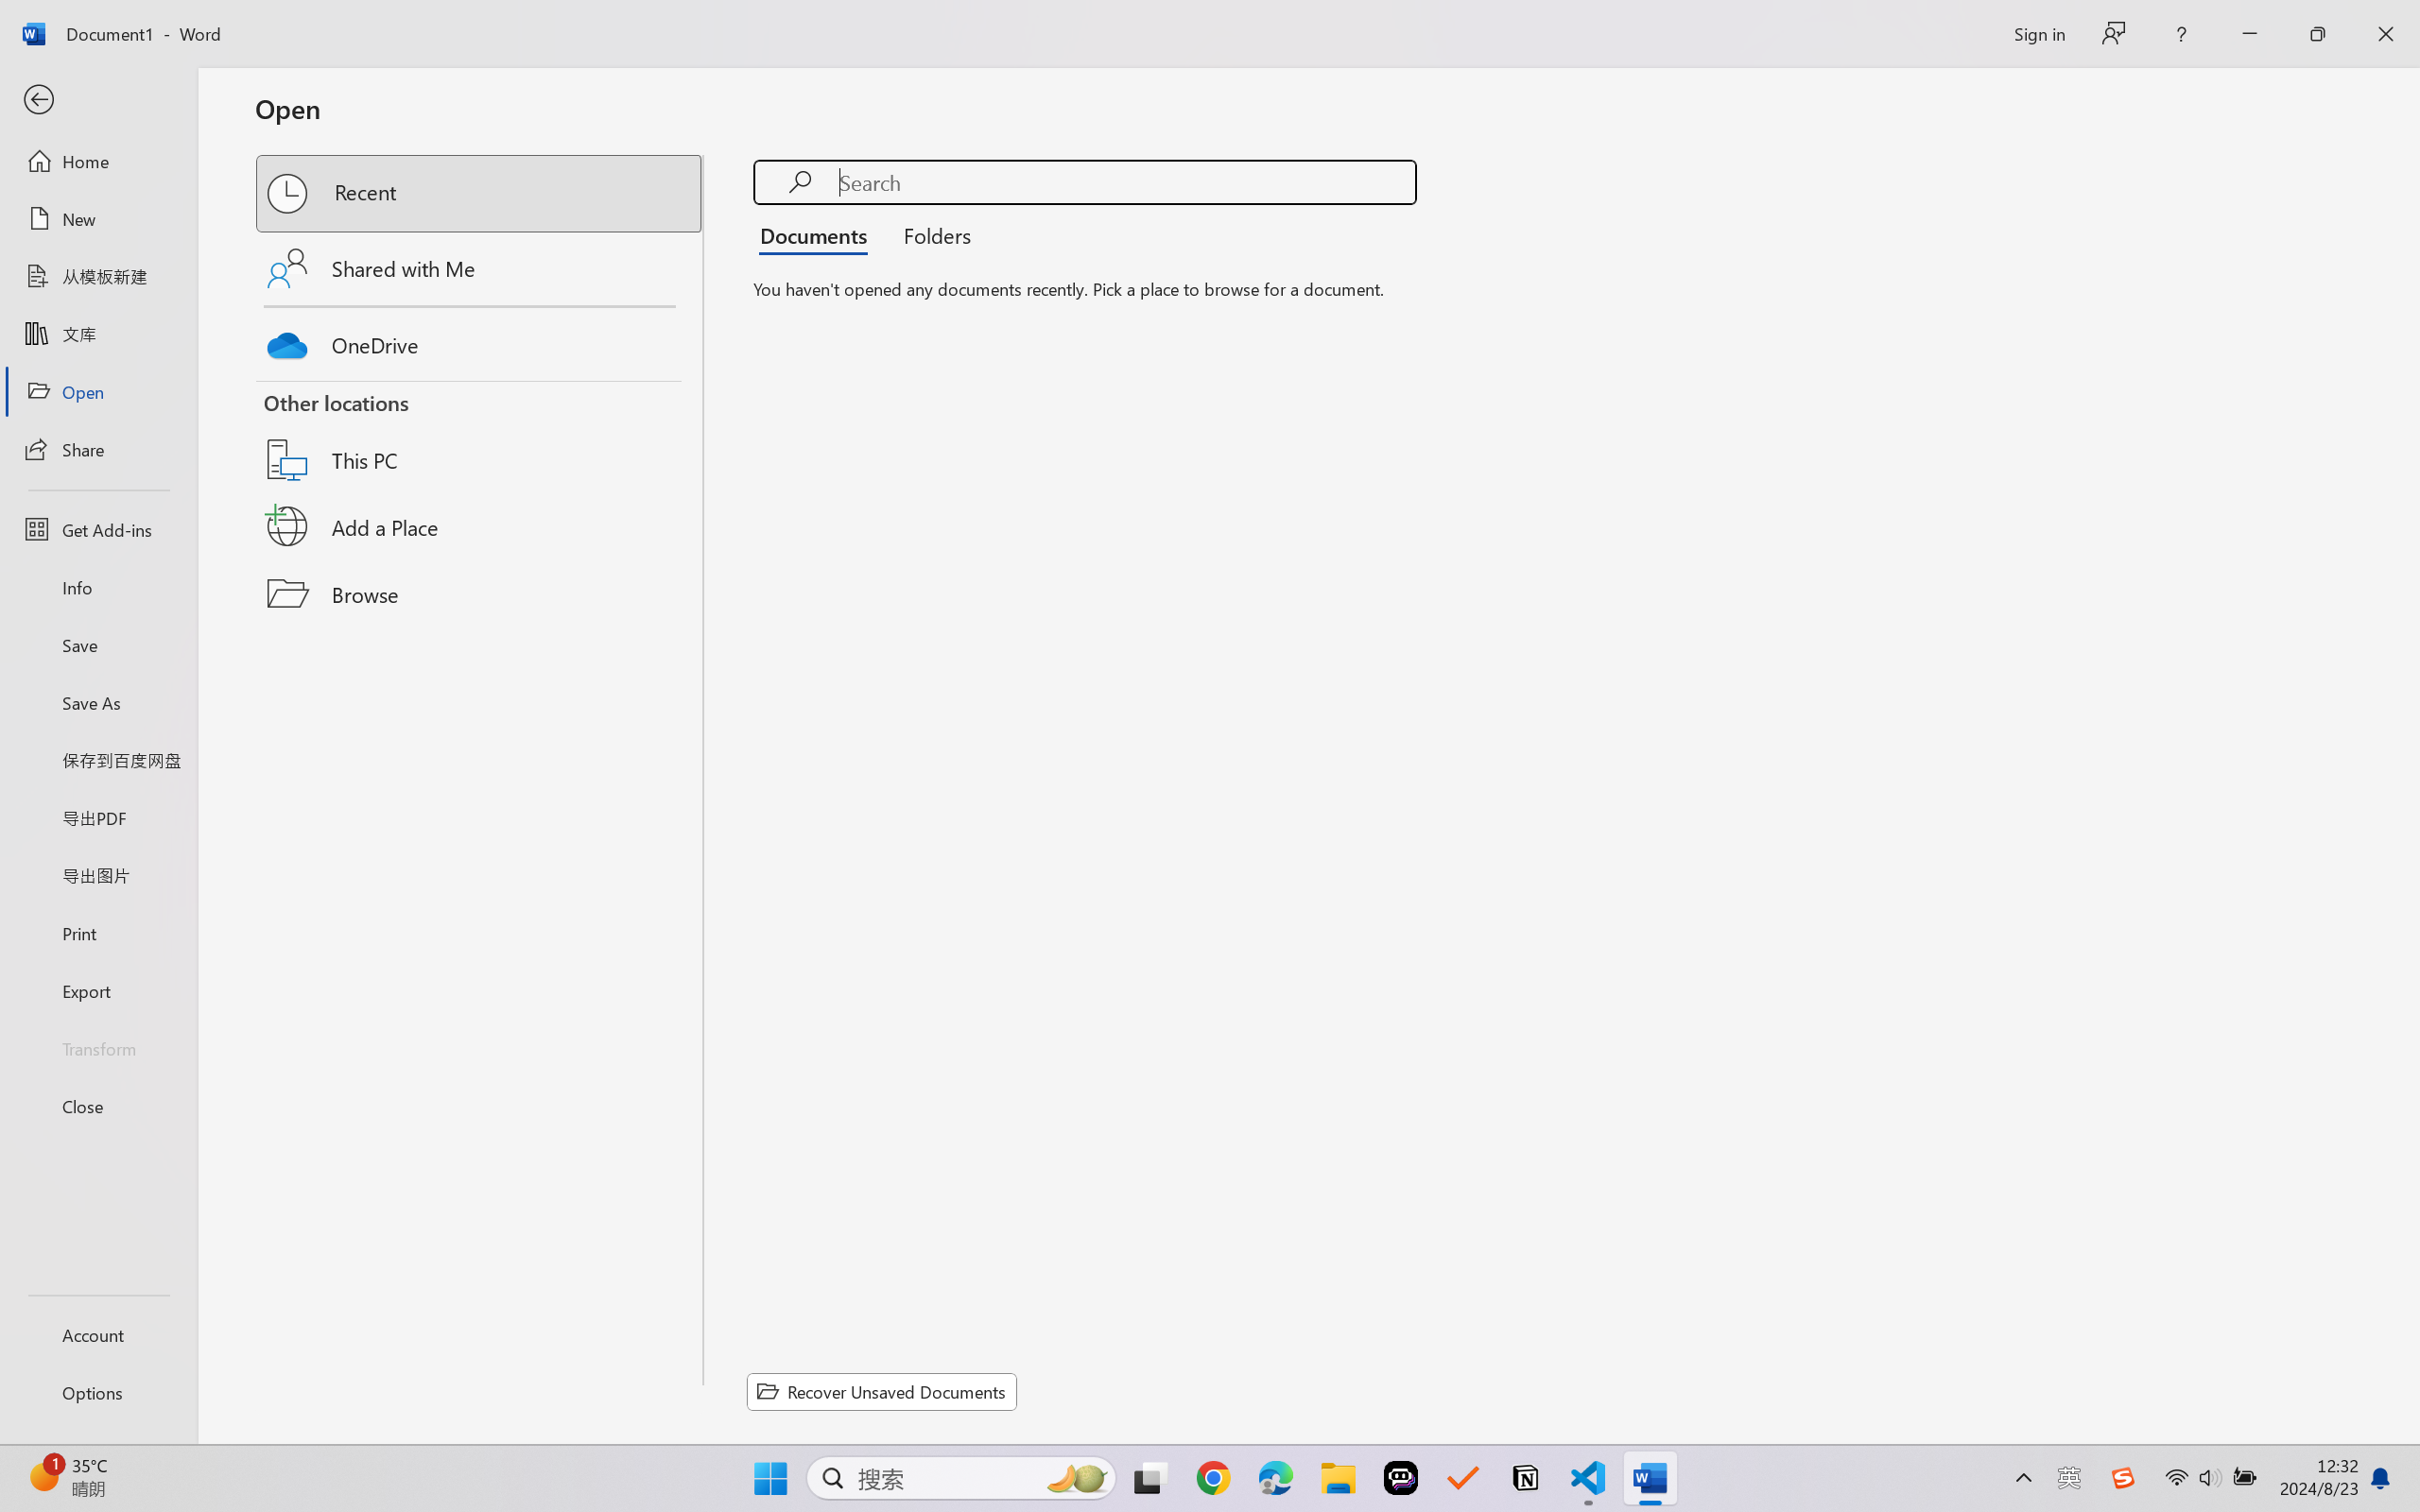  I want to click on 'This PC', so click(480, 435).